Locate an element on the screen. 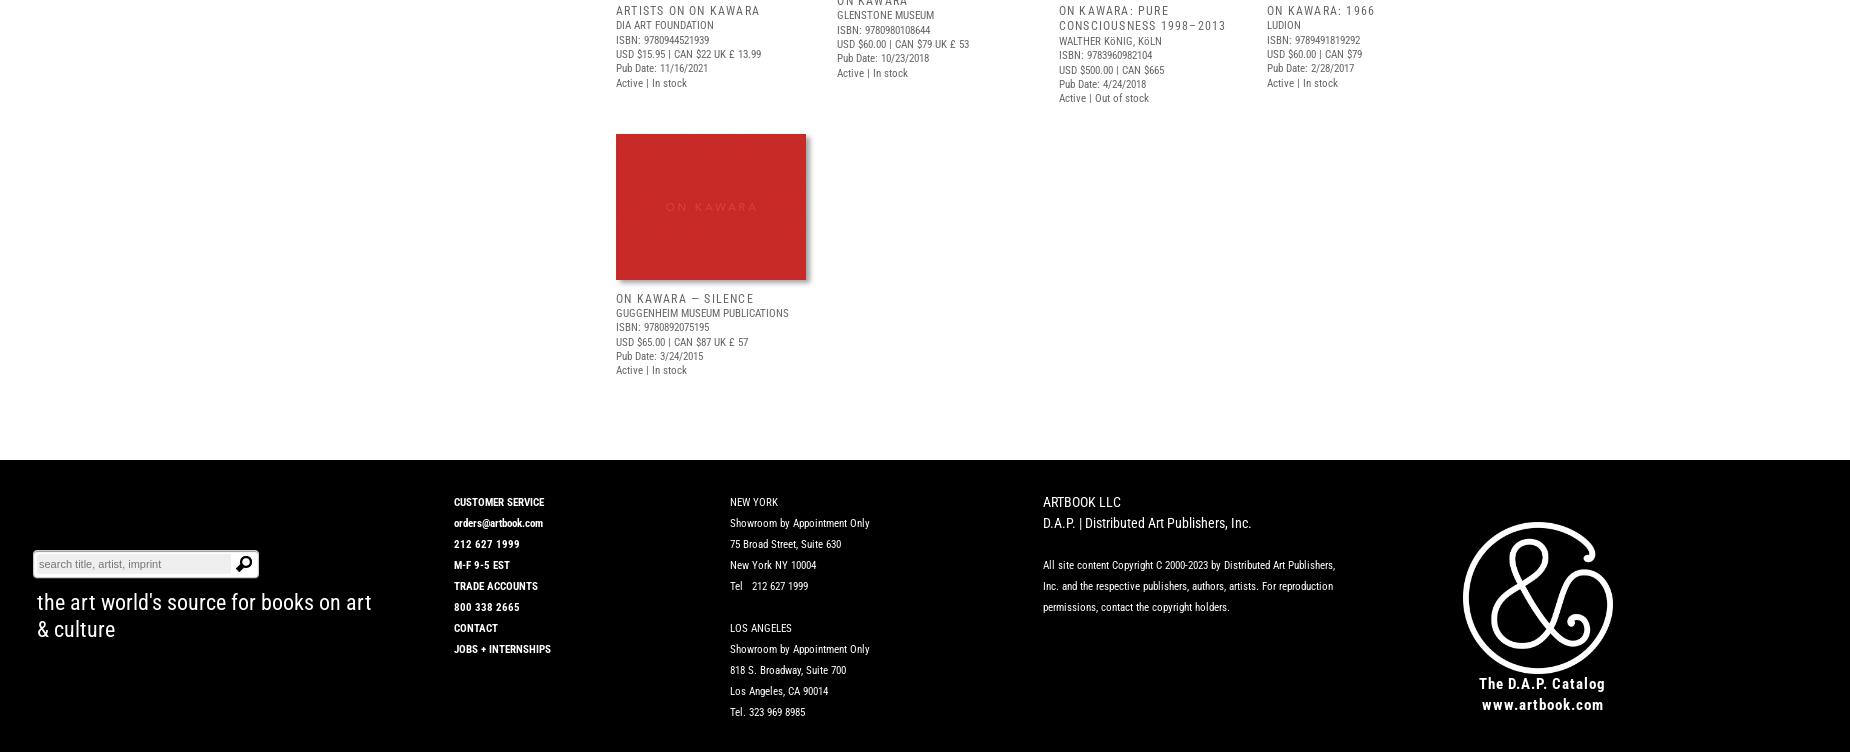 This screenshot has width=1850, height=752. 'www.artbook.com' is located at coordinates (1541, 703).